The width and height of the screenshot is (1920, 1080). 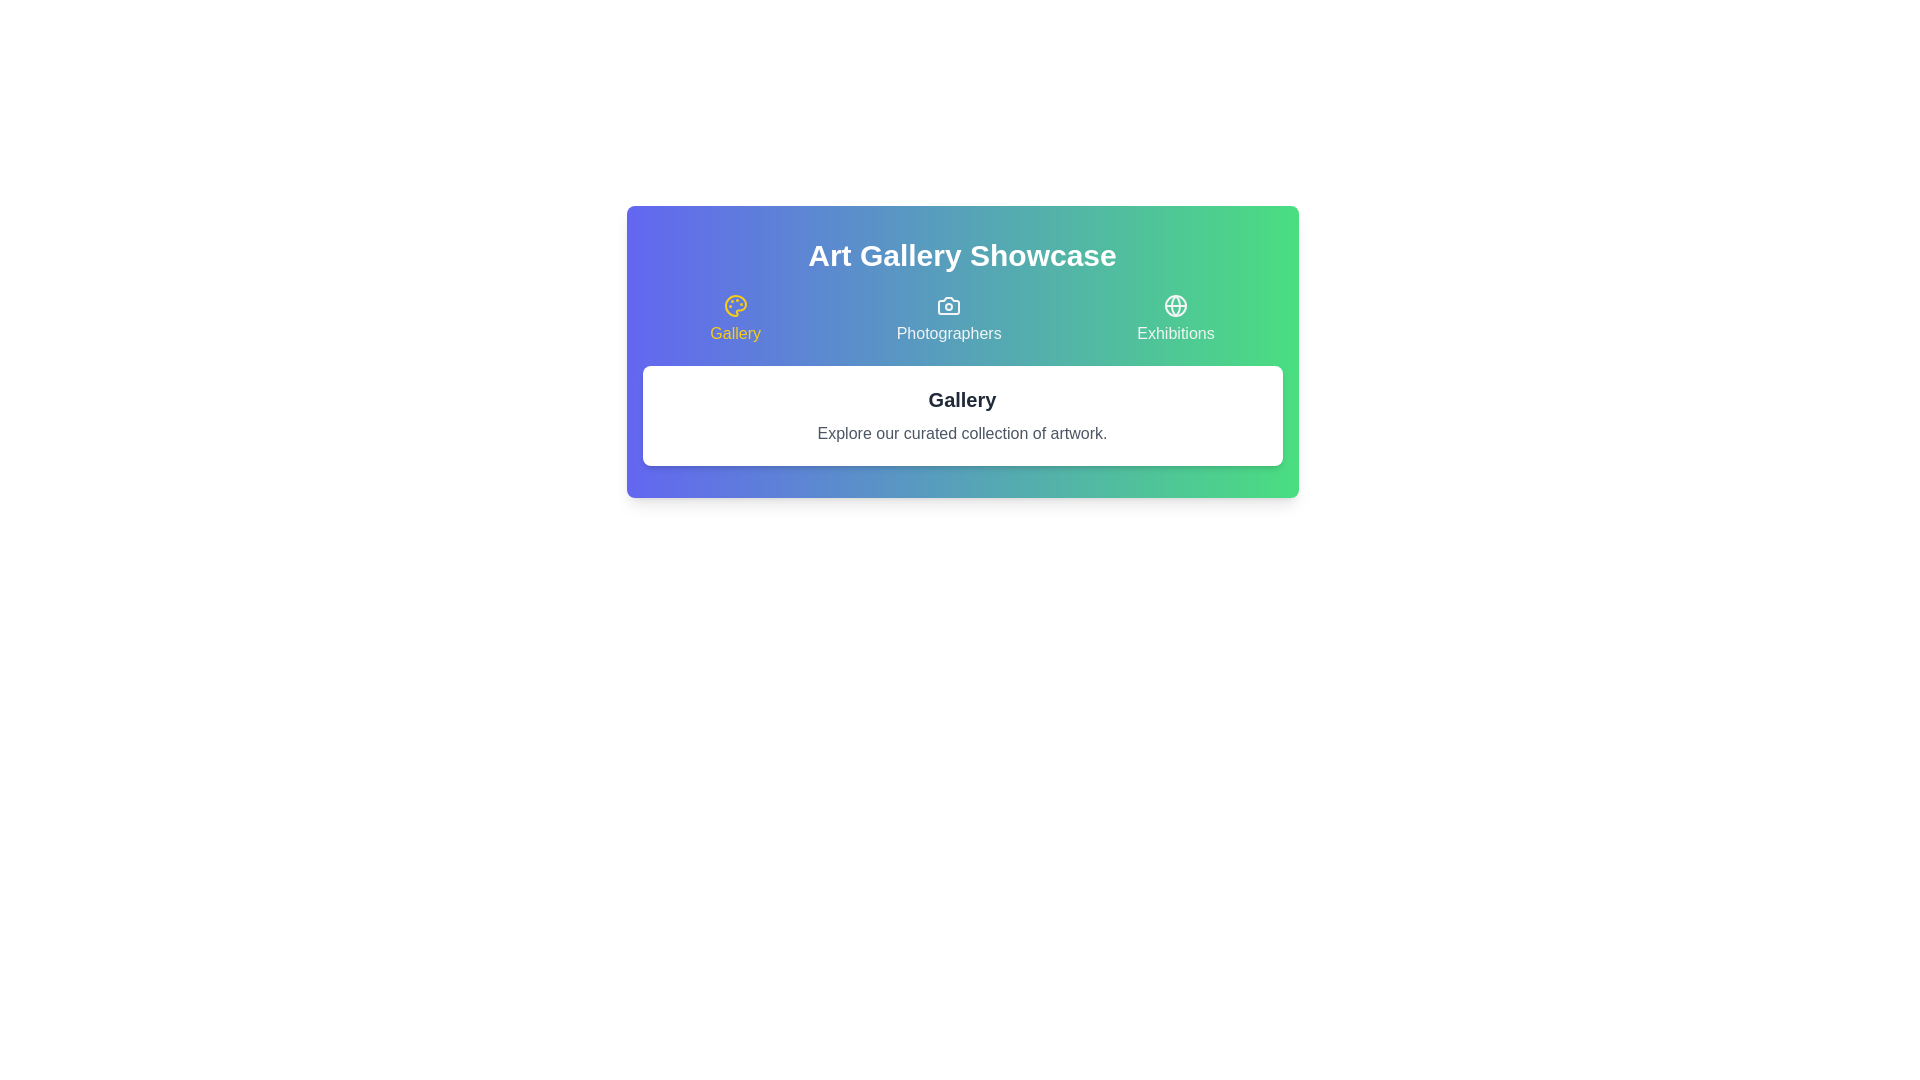 What do you see at coordinates (948, 319) in the screenshot?
I see `the tab corresponding to Photographers` at bounding box center [948, 319].